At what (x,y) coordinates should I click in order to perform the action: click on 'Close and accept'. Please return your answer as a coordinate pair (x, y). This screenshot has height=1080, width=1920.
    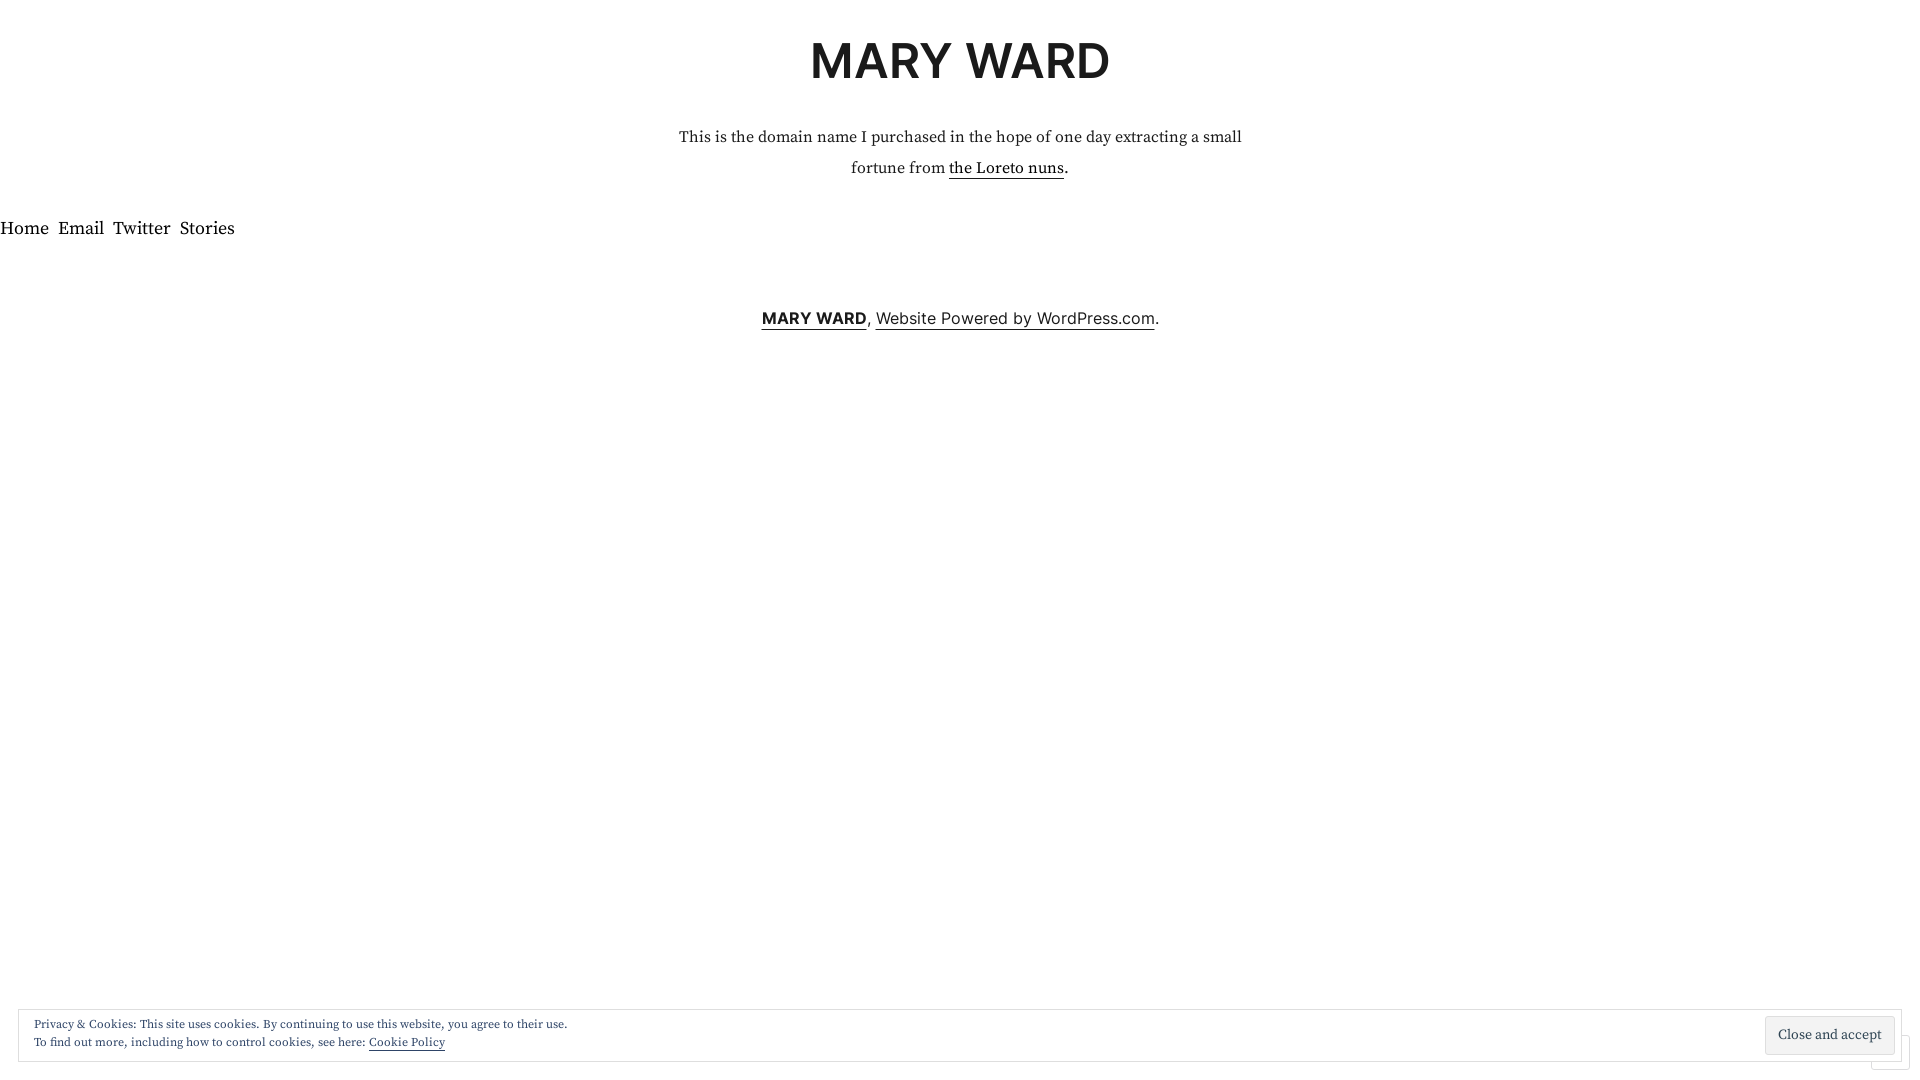
    Looking at the image, I should click on (1829, 1035).